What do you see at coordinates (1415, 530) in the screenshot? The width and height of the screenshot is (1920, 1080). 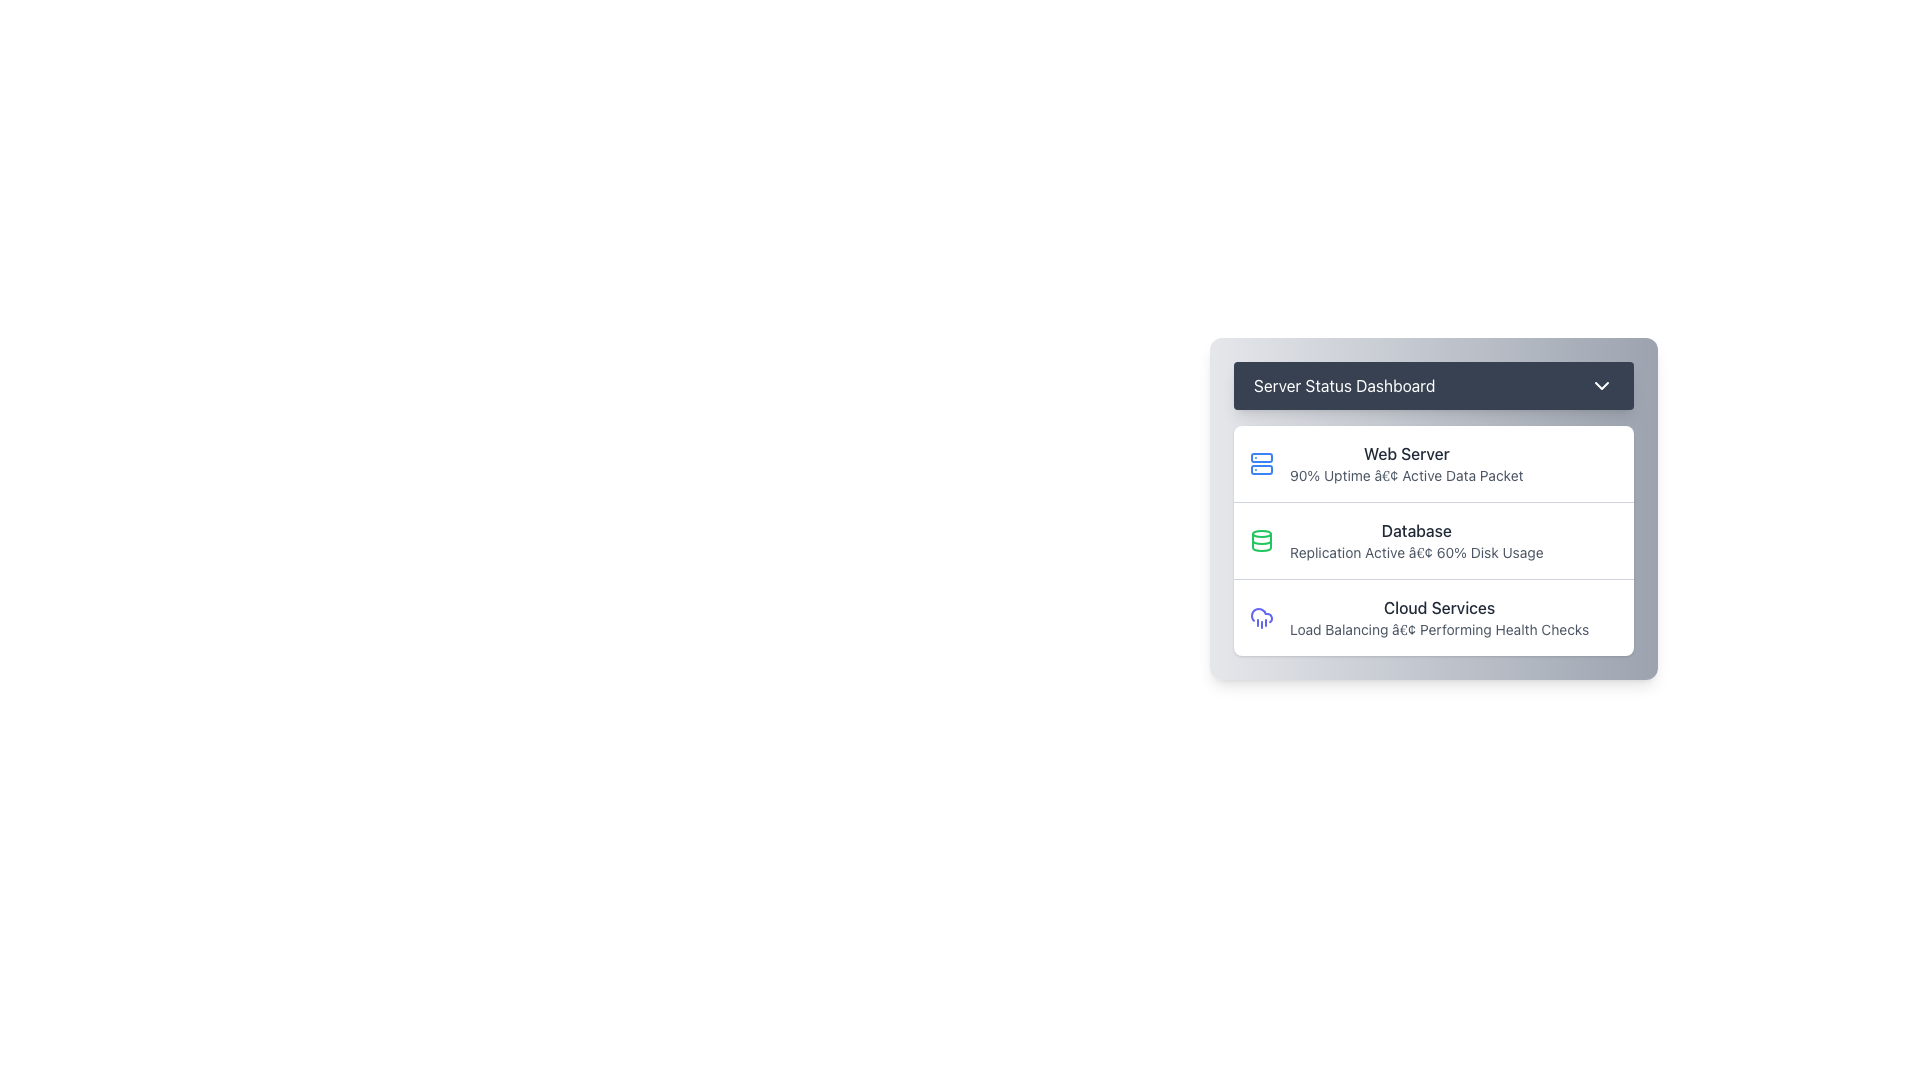 I see `the text label displaying 'Database' in bold dark gray, located in the second section of the 'Server Status Dashboard', above the line 'Replication Active • 60% Disk Usage'` at bounding box center [1415, 530].